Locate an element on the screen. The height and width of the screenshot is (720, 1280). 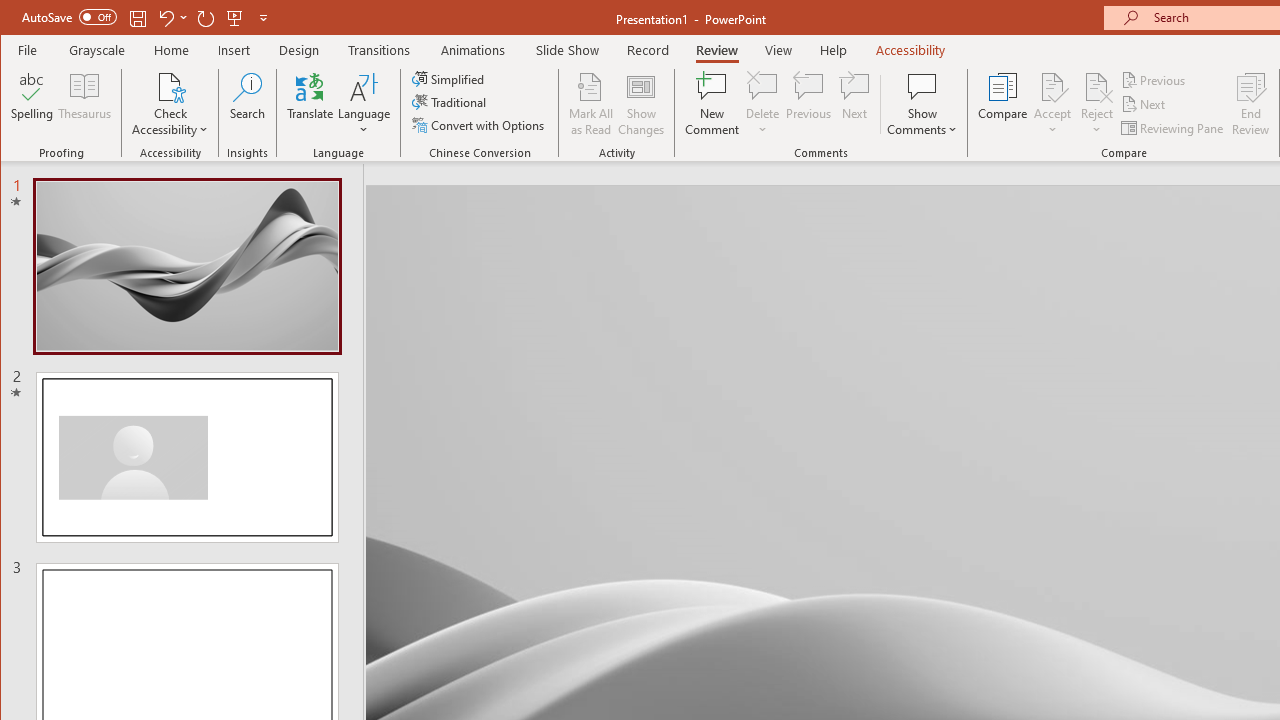
'Previous' is located at coordinates (1154, 79).